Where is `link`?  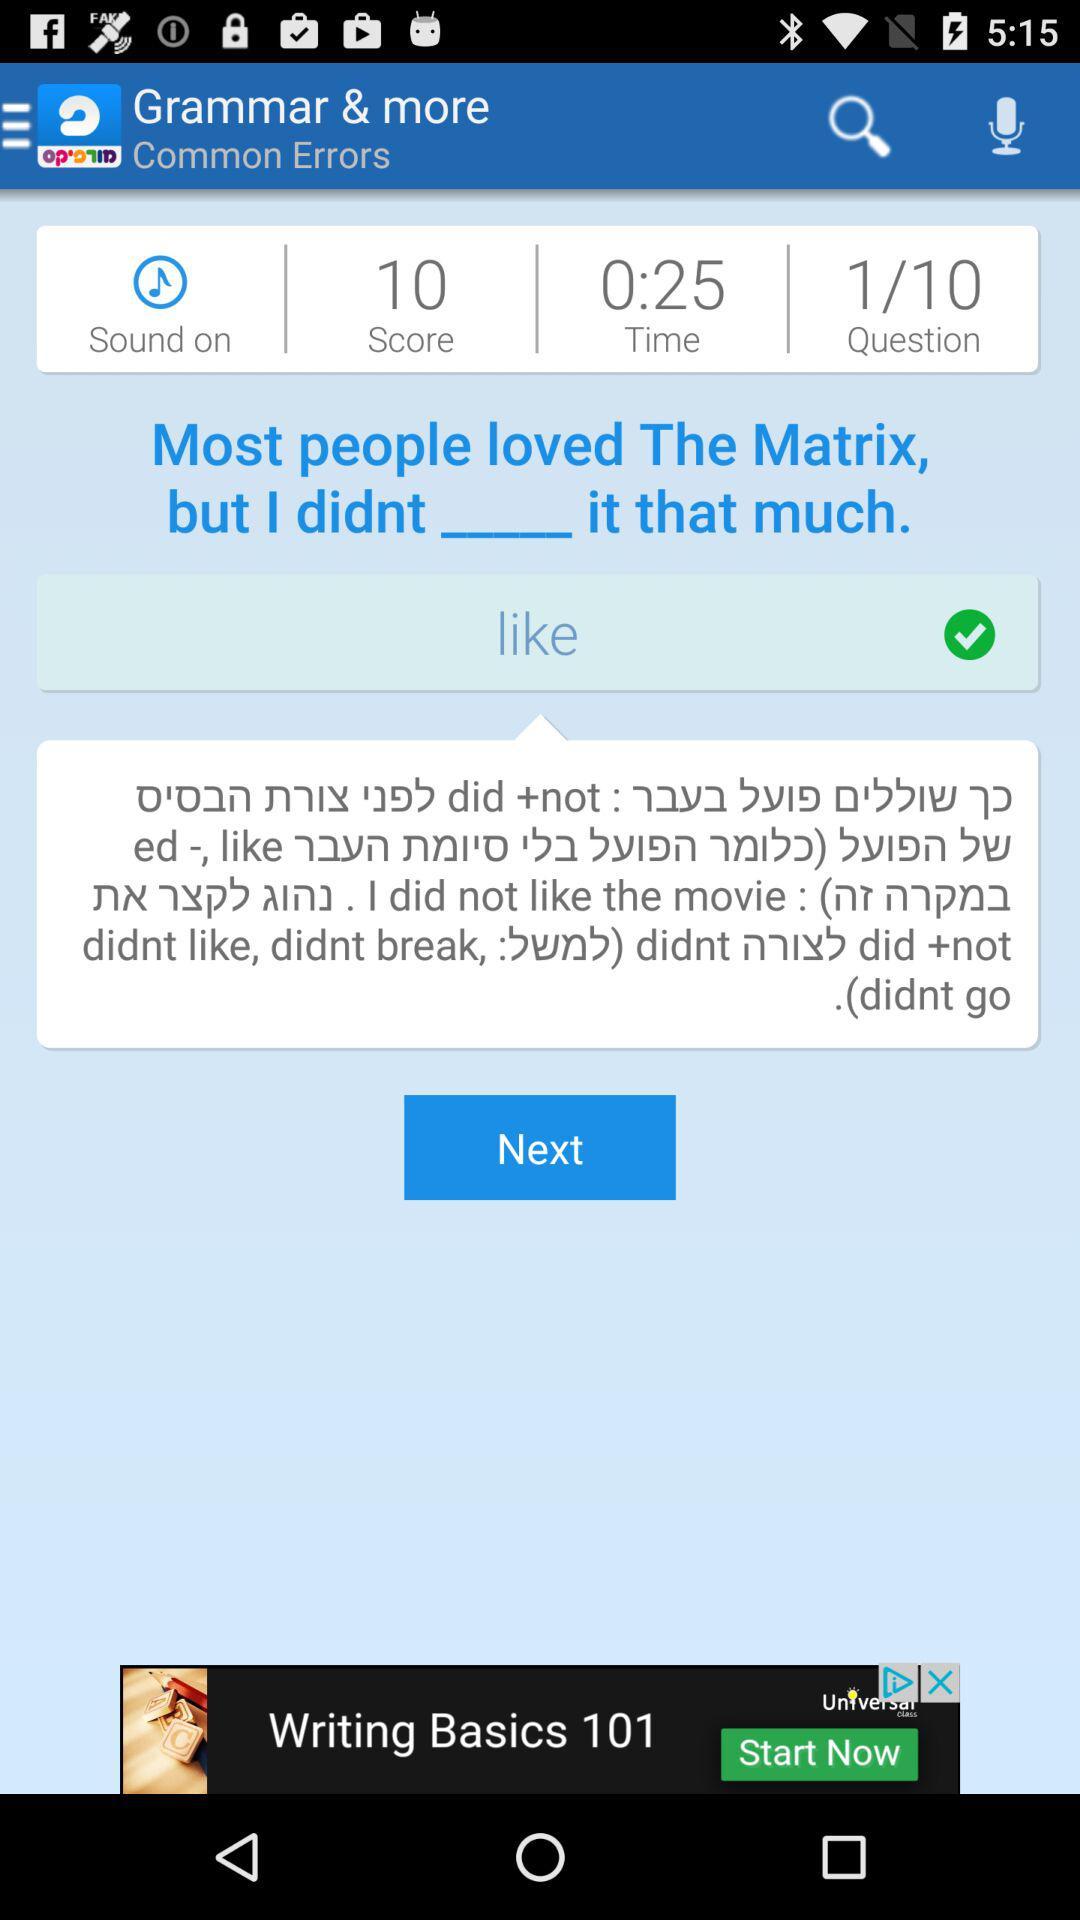
link is located at coordinates (540, 1727).